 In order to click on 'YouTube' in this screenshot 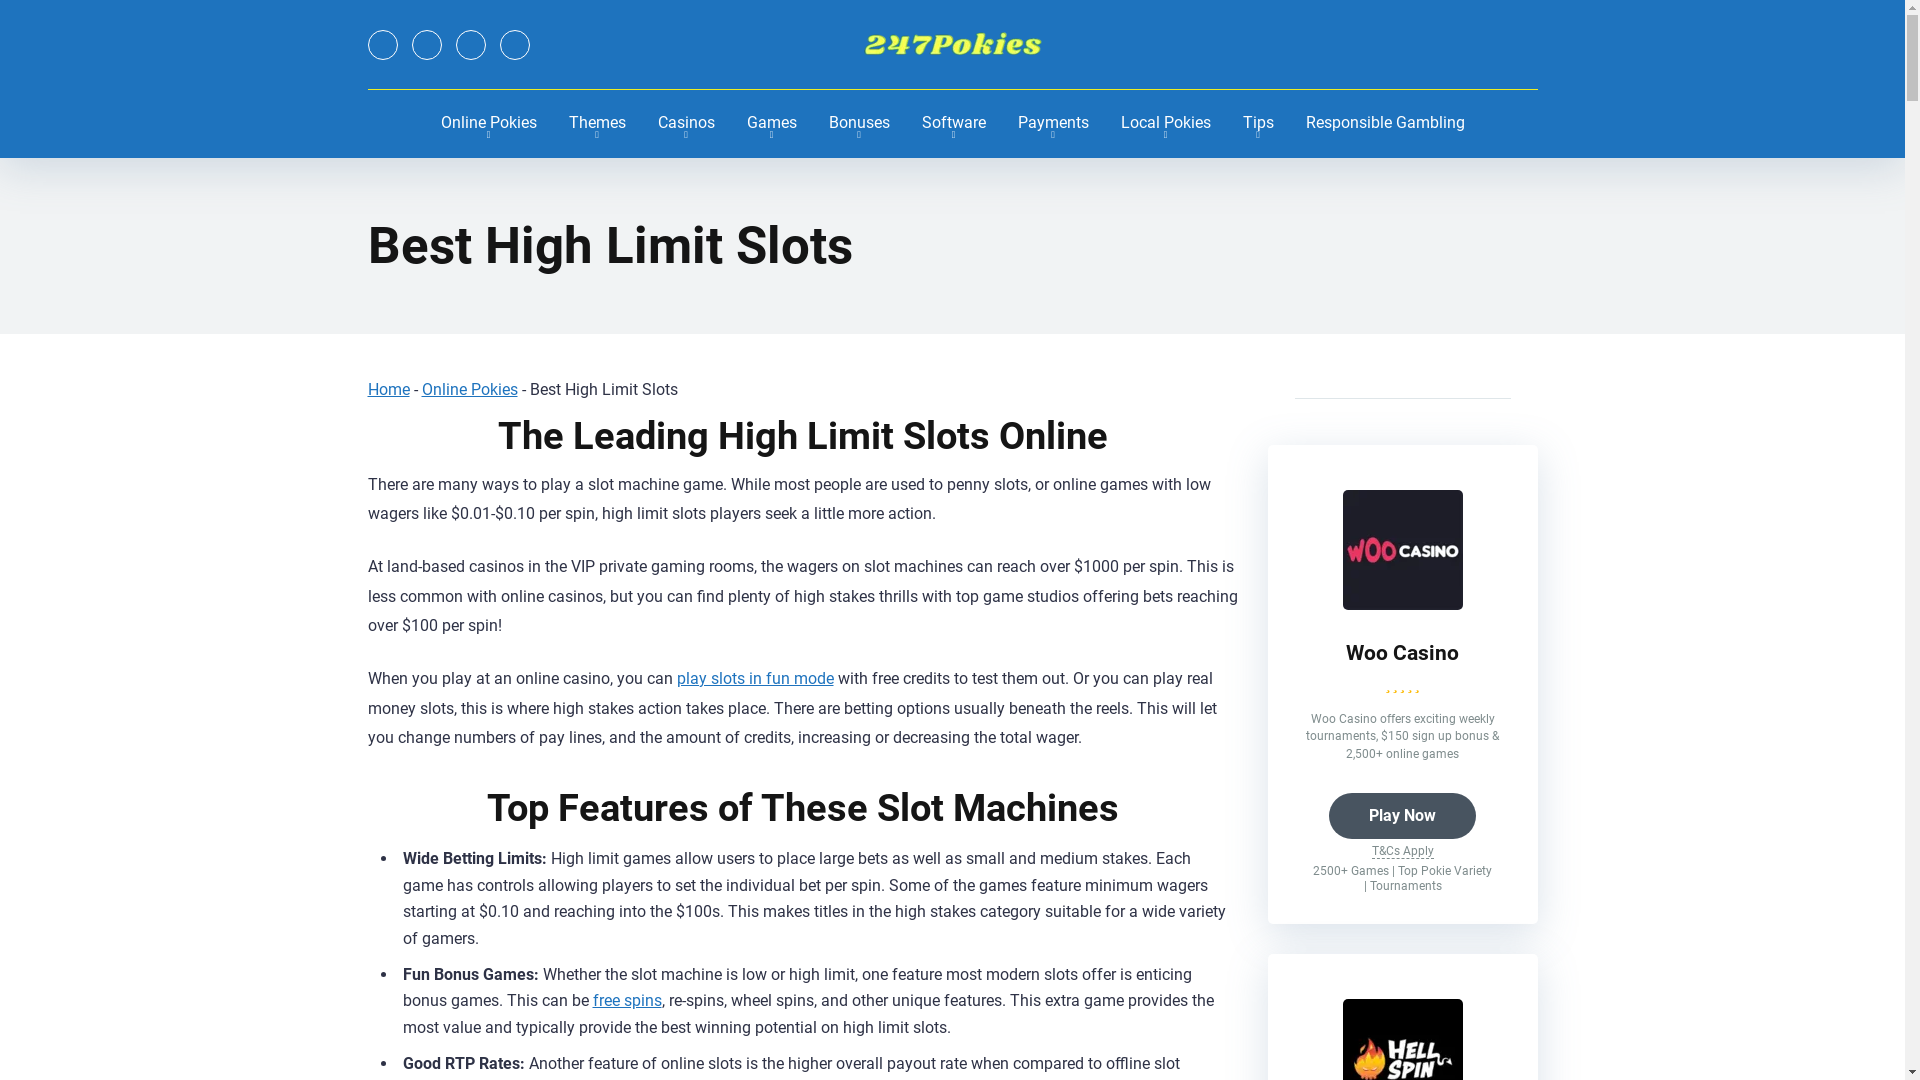, I will do `click(426, 45)`.